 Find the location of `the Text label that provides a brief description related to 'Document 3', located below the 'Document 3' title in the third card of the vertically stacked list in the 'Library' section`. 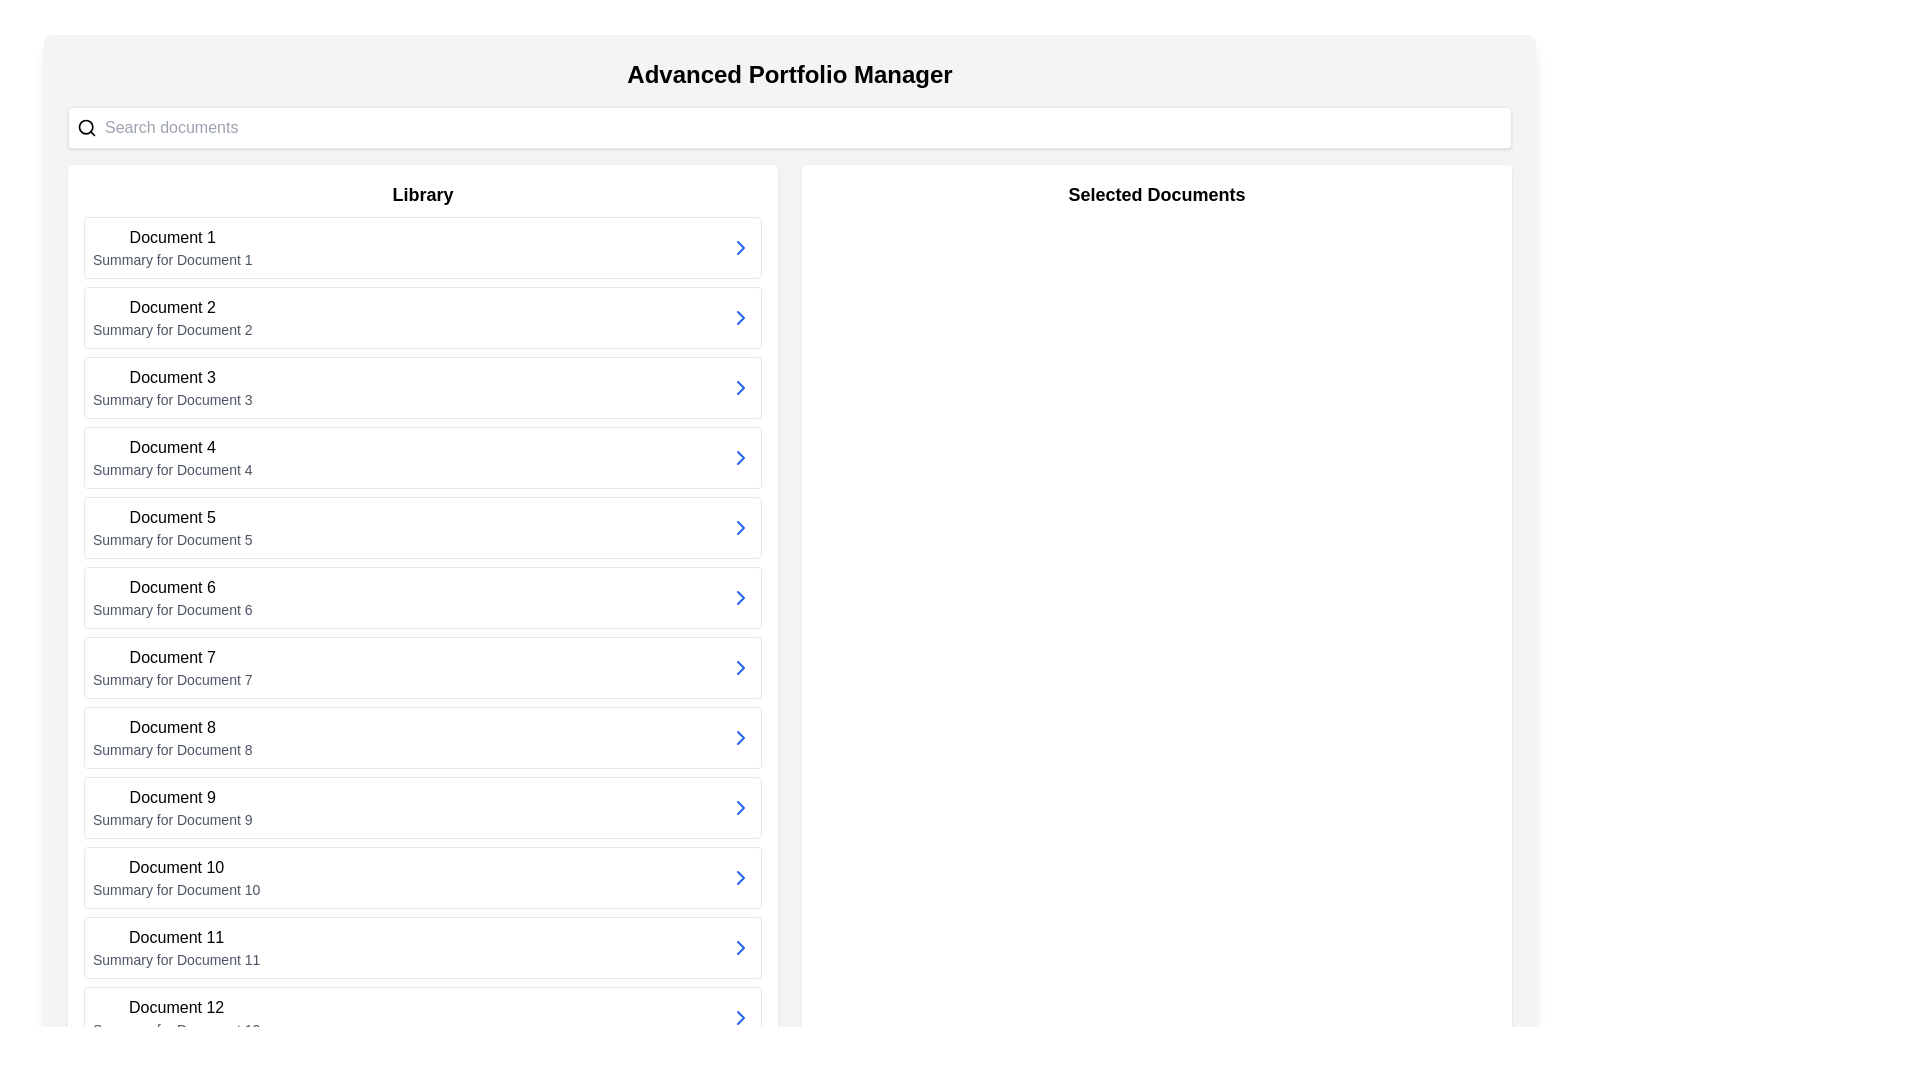

the Text label that provides a brief description related to 'Document 3', located below the 'Document 3' title in the third card of the vertically stacked list in the 'Library' section is located at coordinates (172, 400).